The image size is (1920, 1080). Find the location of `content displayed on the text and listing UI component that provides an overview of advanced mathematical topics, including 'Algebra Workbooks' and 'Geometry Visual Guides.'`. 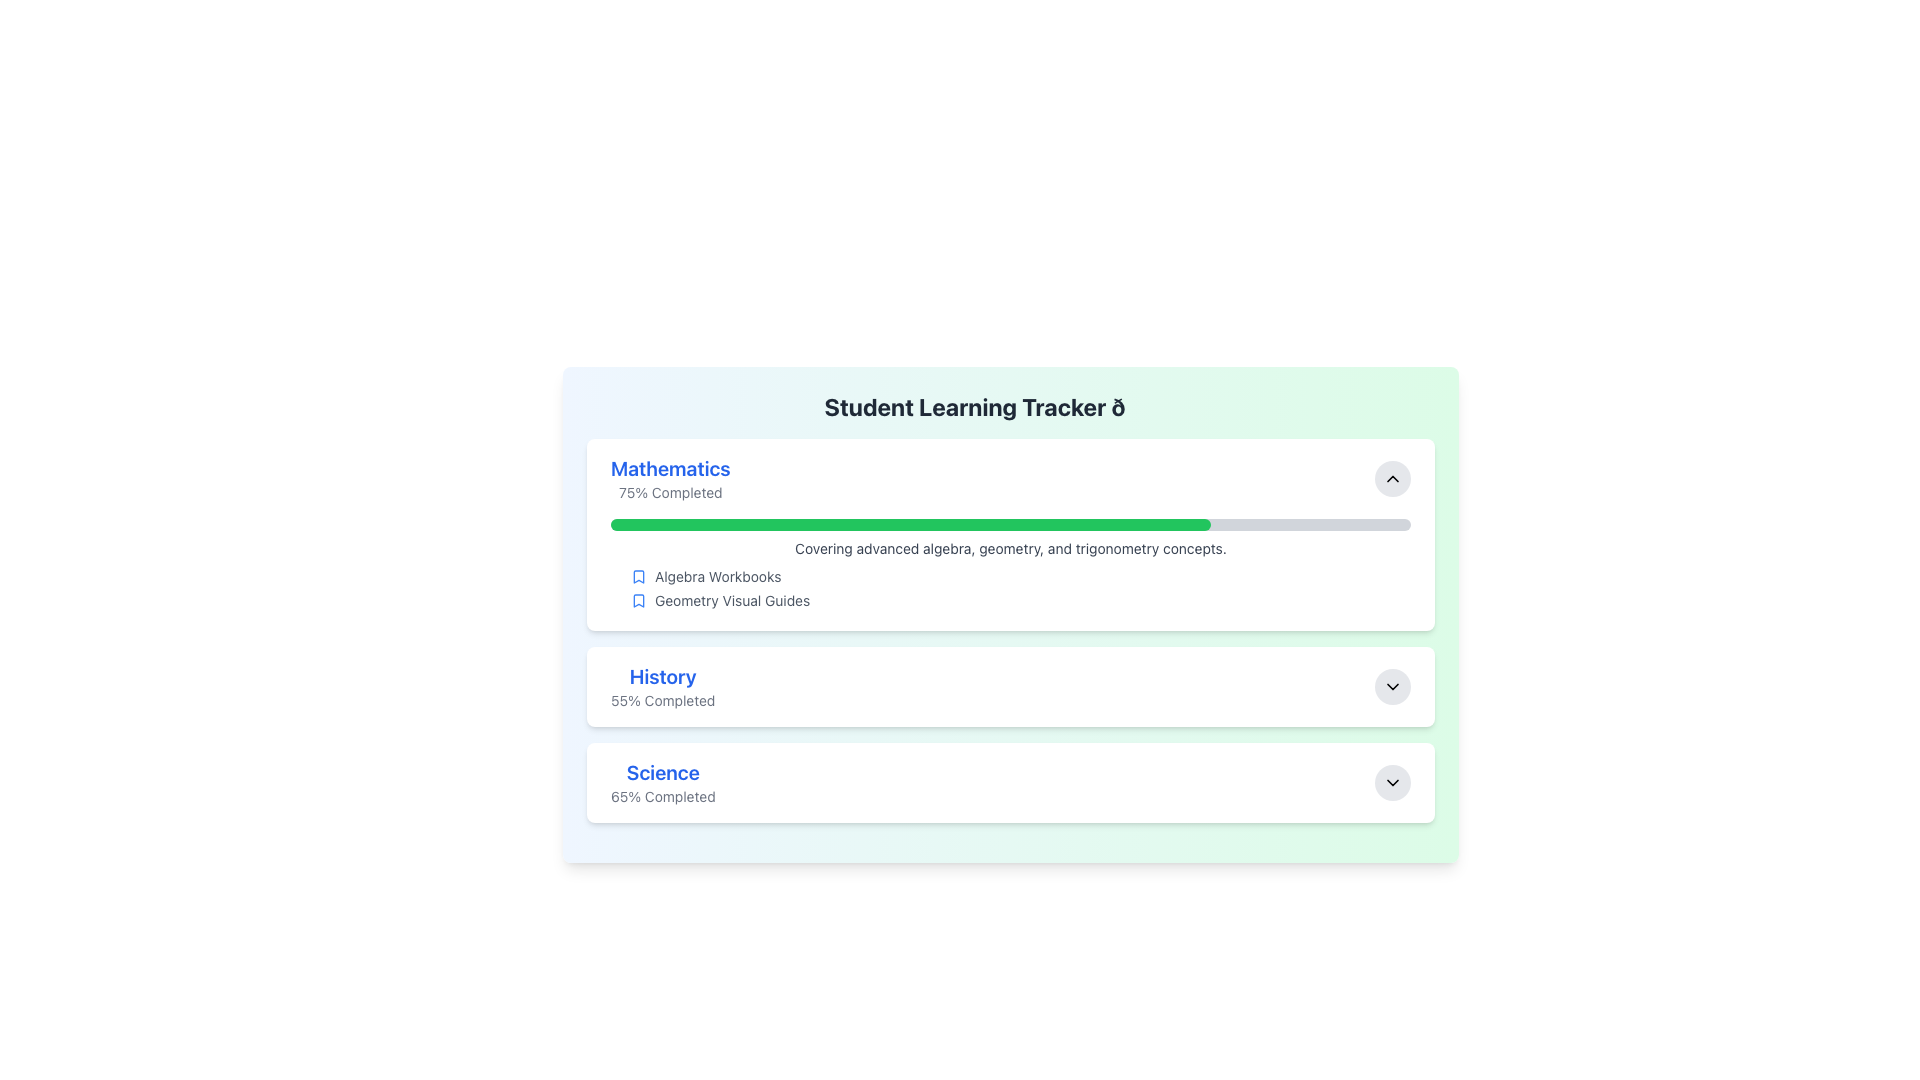

content displayed on the text and listing UI component that provides an overview of advanced mathematical topics, including 'Algebra Workbooks' and 'Geometry Visual Guides.' is located at coordinates (1011, 564).